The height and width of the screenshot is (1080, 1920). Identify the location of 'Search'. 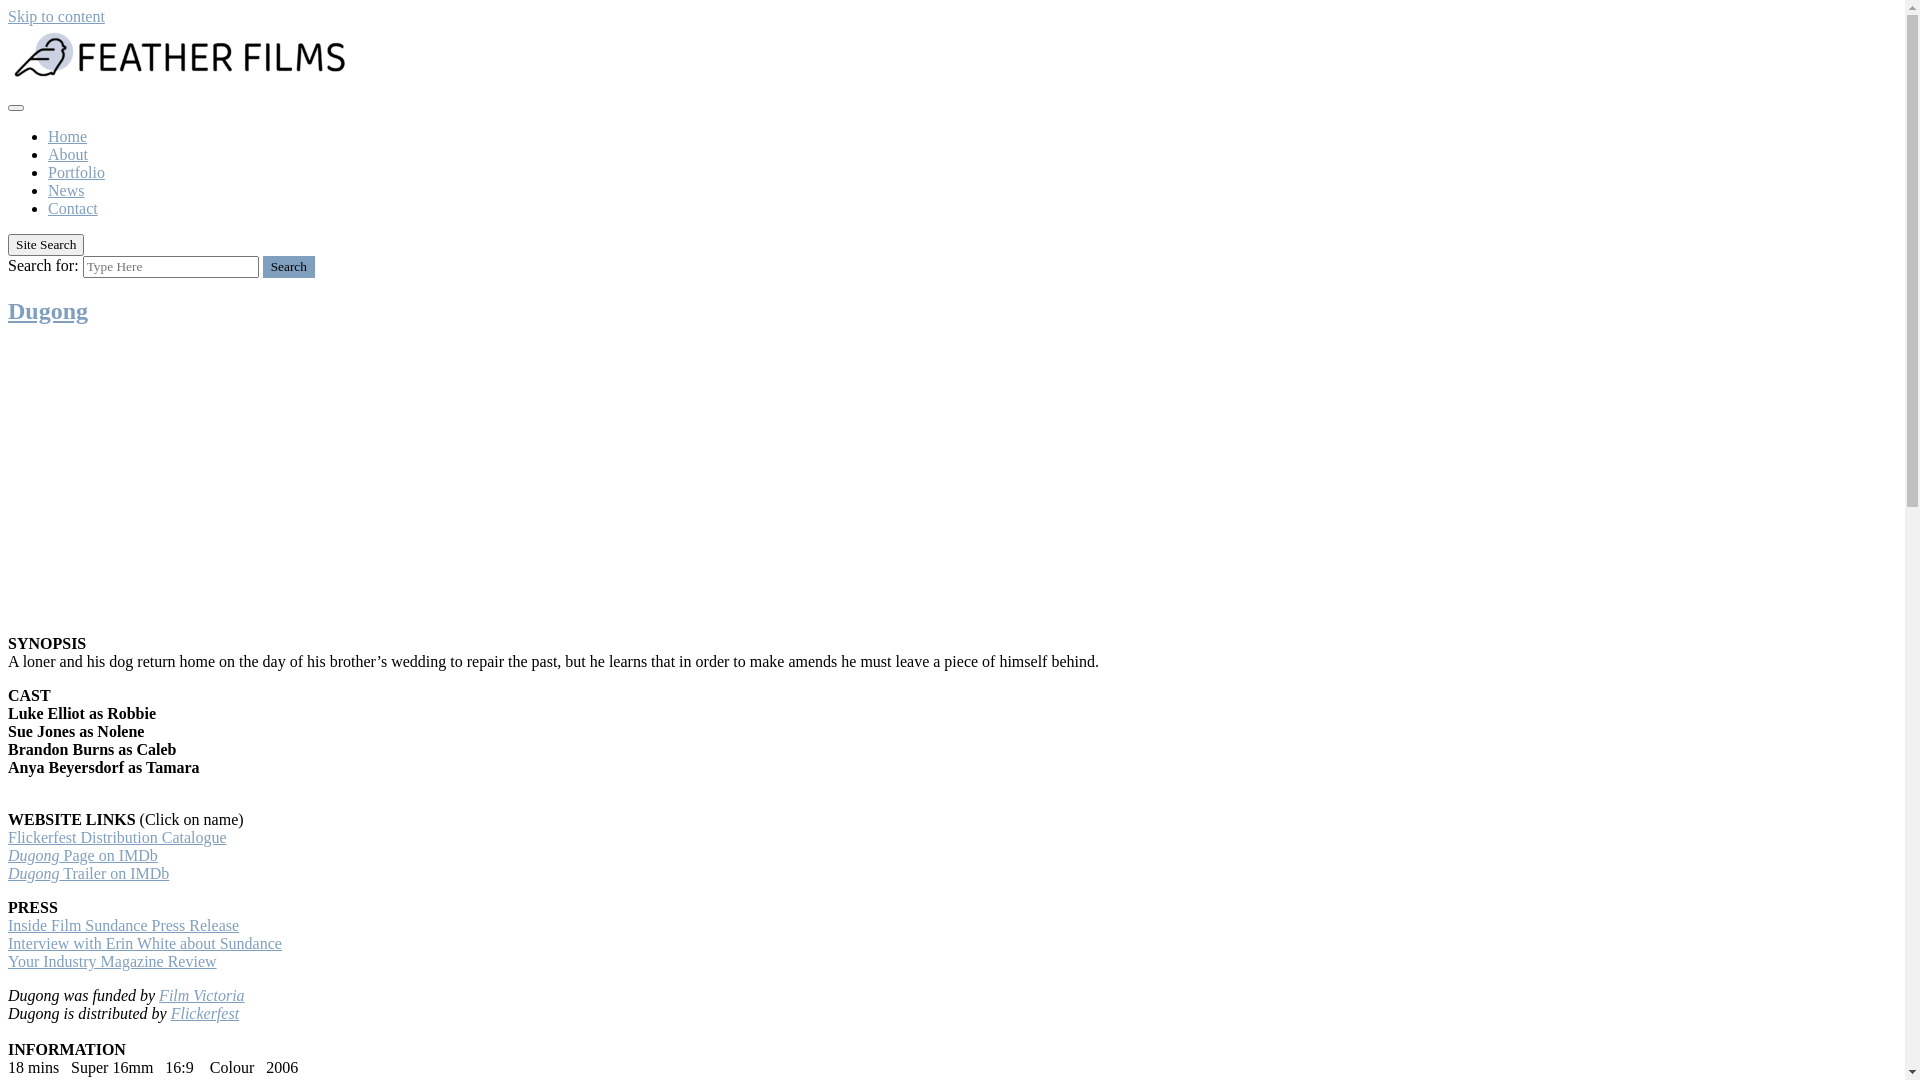
(287, 265).